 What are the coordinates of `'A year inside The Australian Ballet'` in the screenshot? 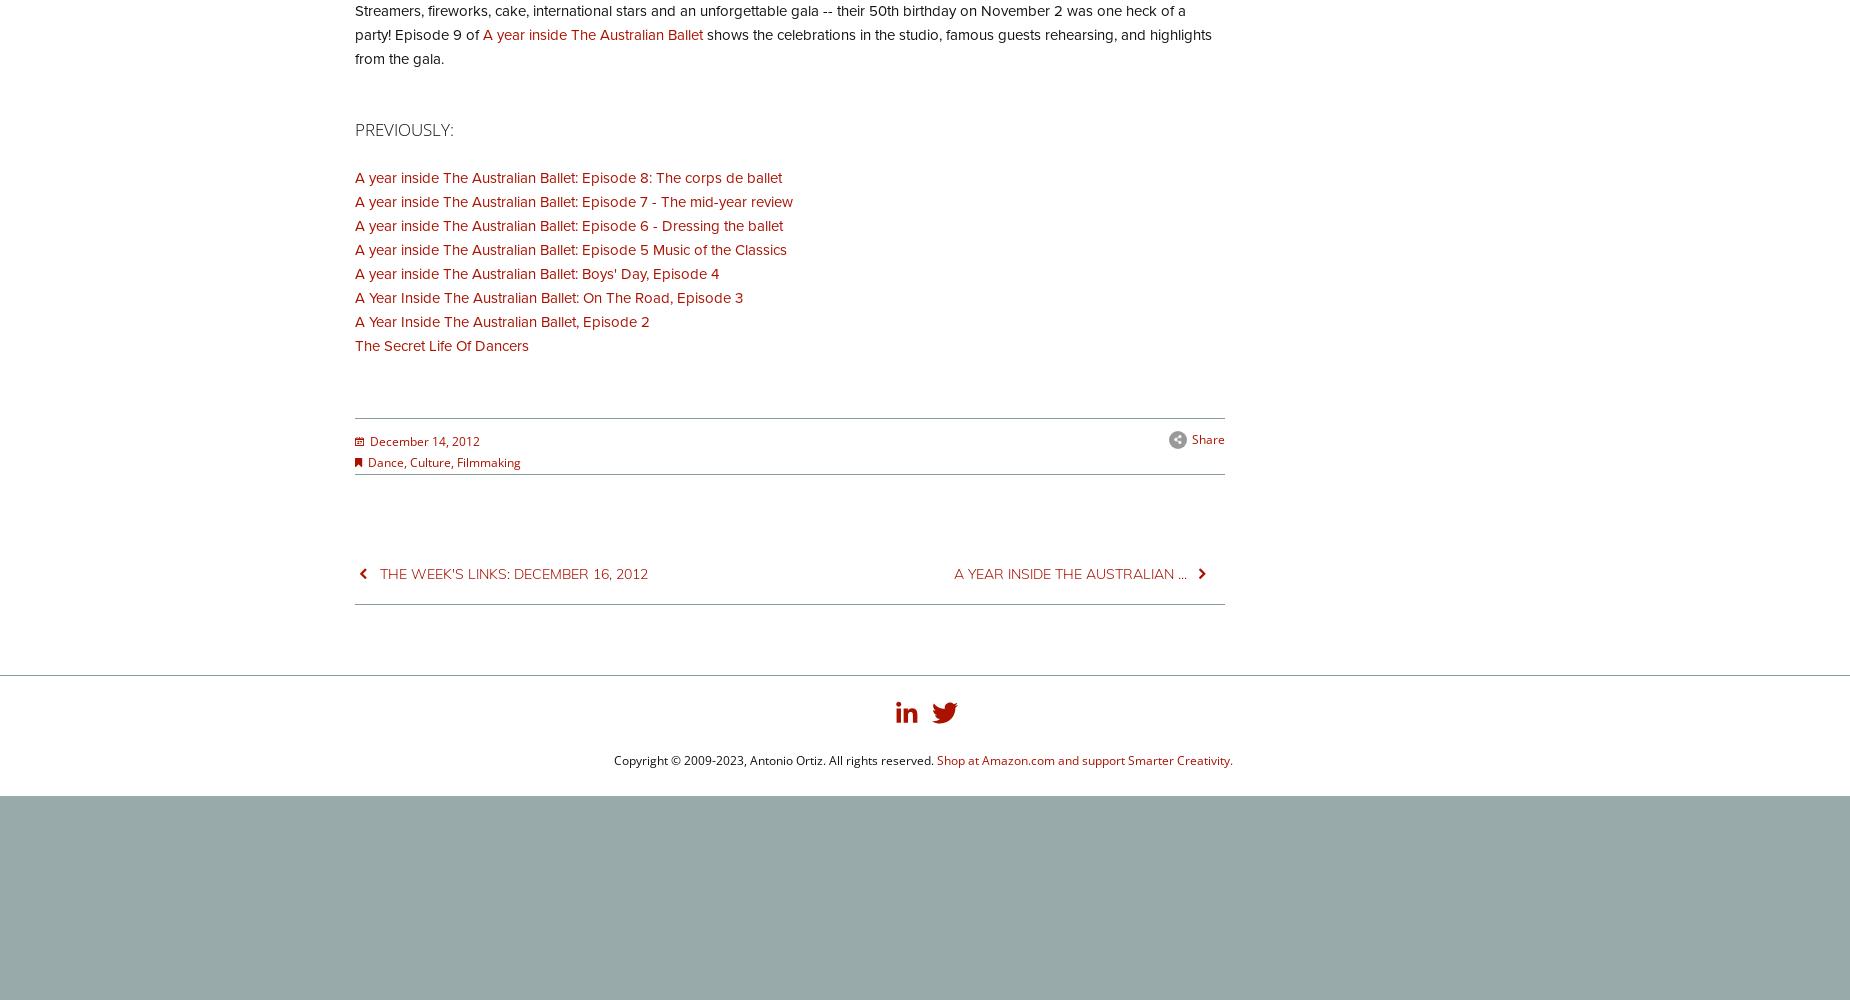 It's located at (592, 34).